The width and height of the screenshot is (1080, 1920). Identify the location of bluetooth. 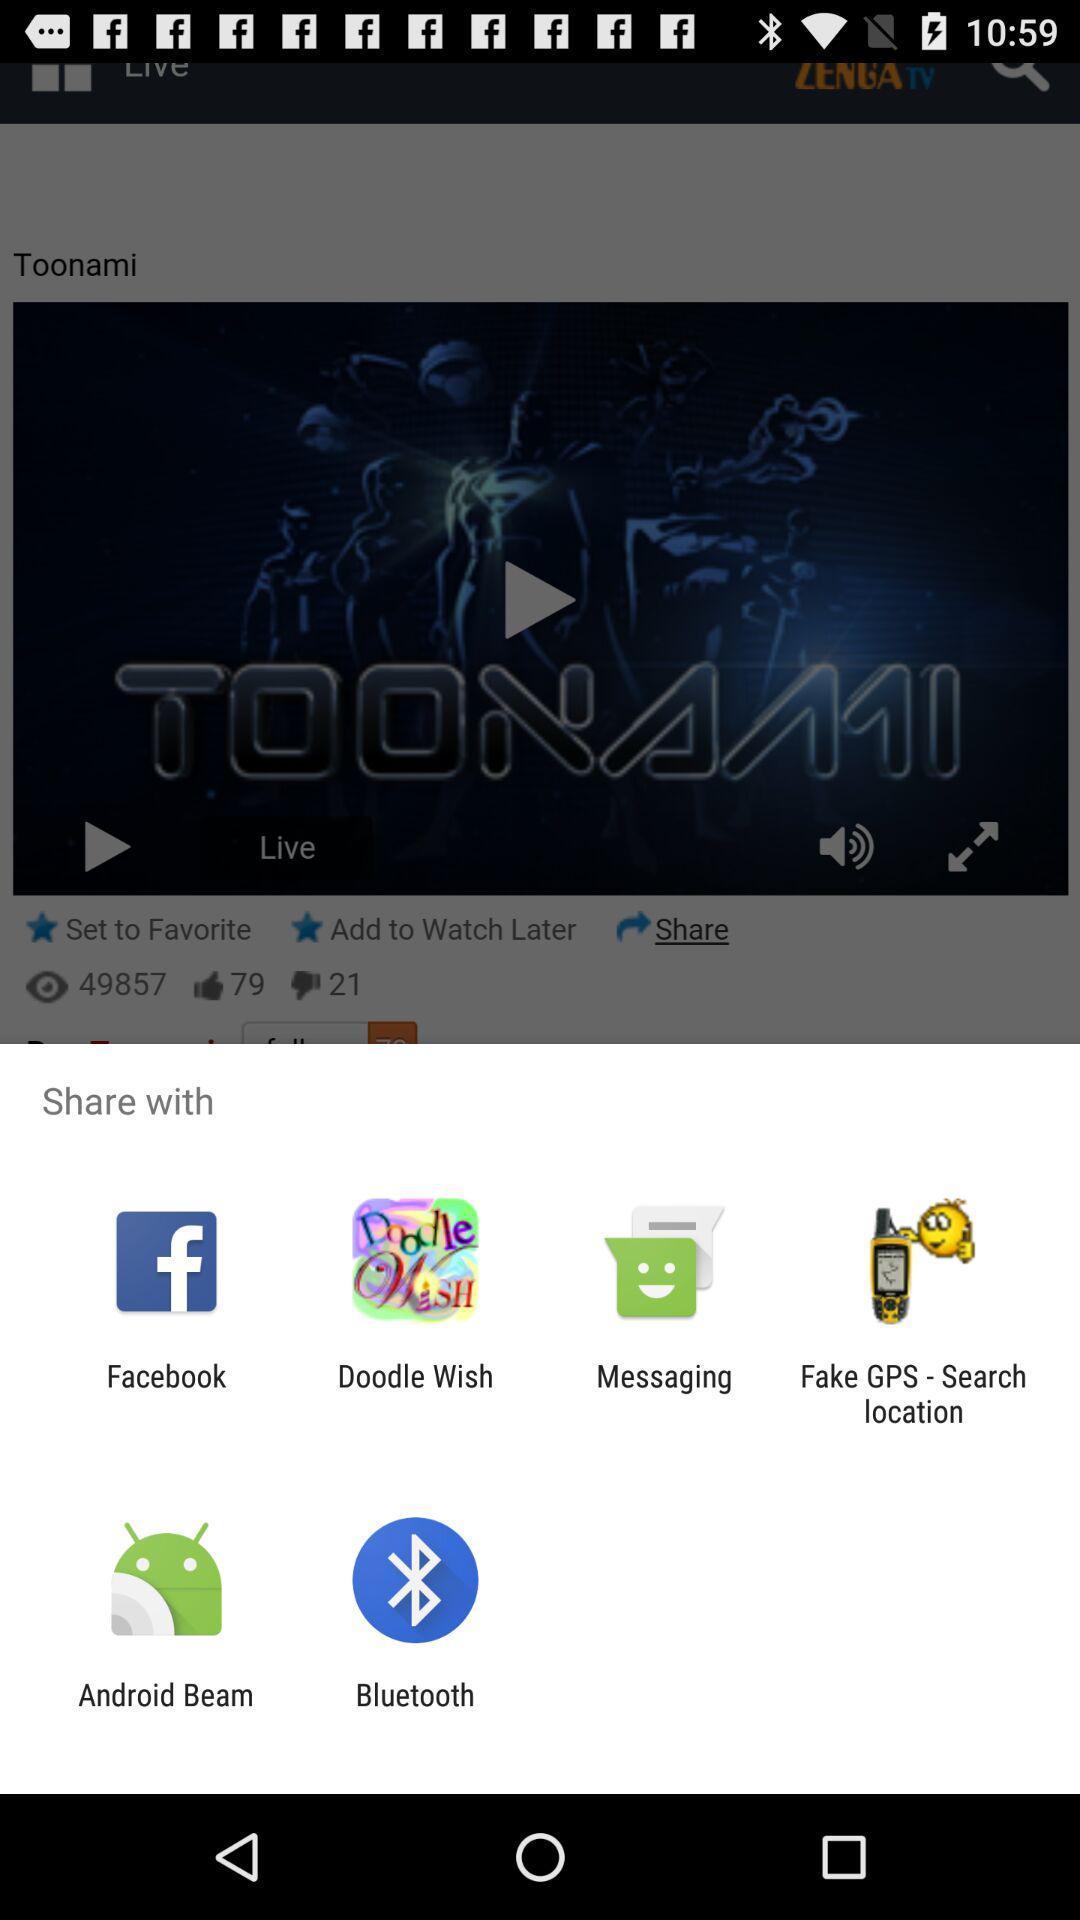
(414, 1711).